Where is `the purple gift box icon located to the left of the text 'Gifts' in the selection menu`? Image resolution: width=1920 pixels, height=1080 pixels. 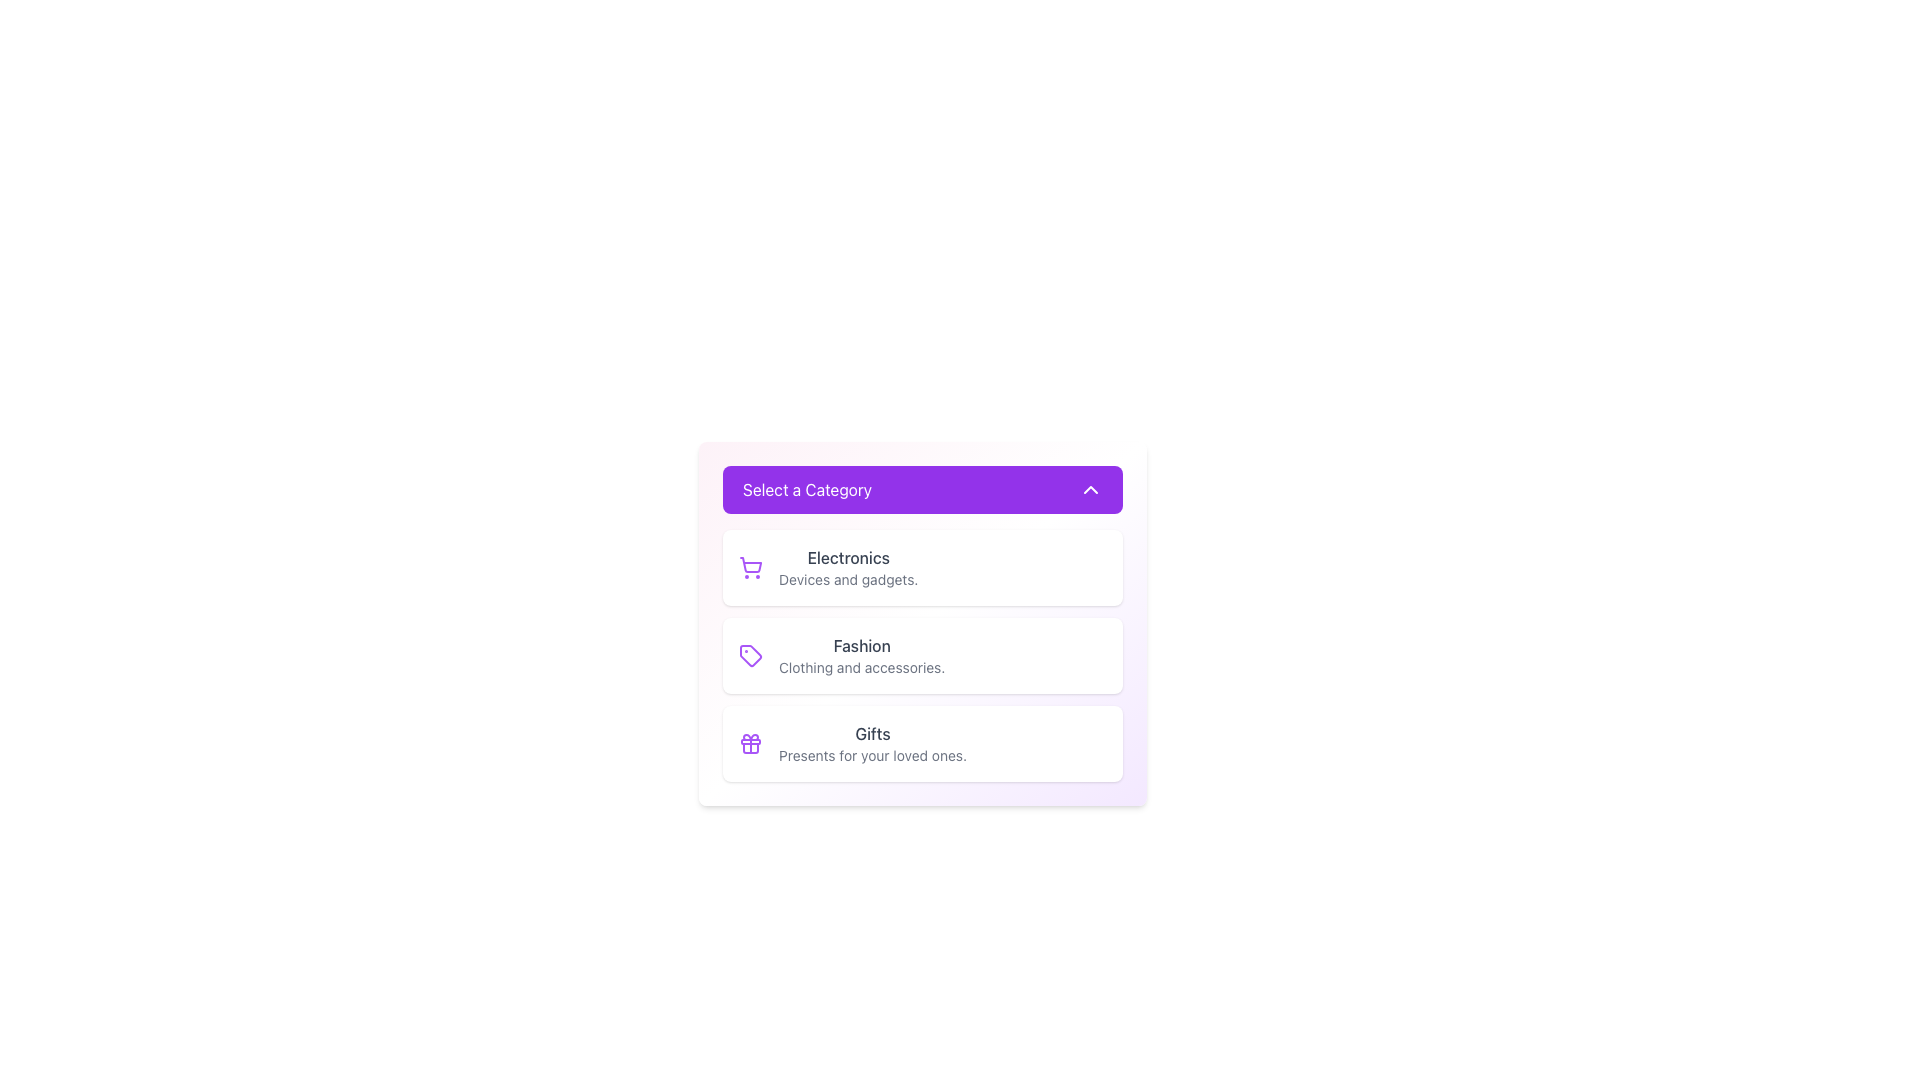
the purple gift box icon located to the left of the text 'Gifts' in the selection menu is located at coordinates (749, 744).